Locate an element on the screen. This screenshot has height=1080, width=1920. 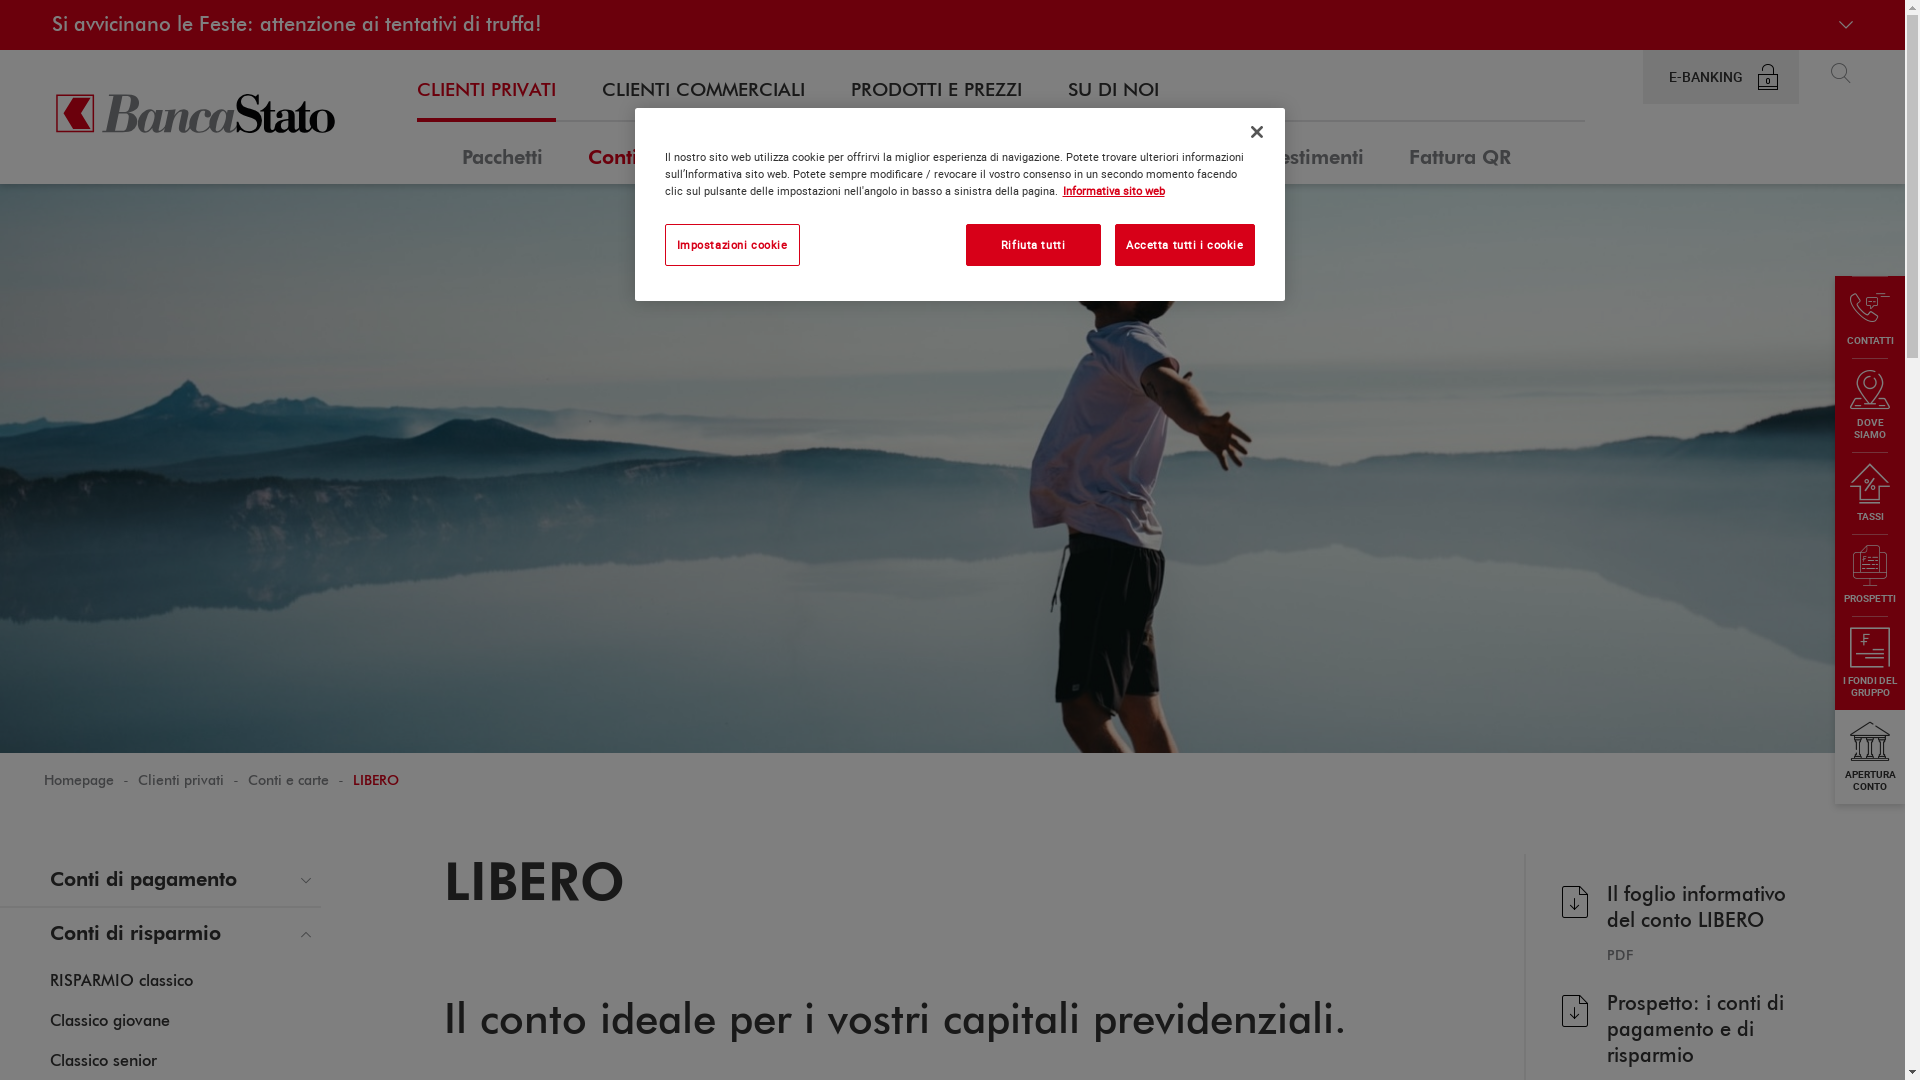
'Il foglio informativo del conto LIBERO is located at coordinates (1685, 922).